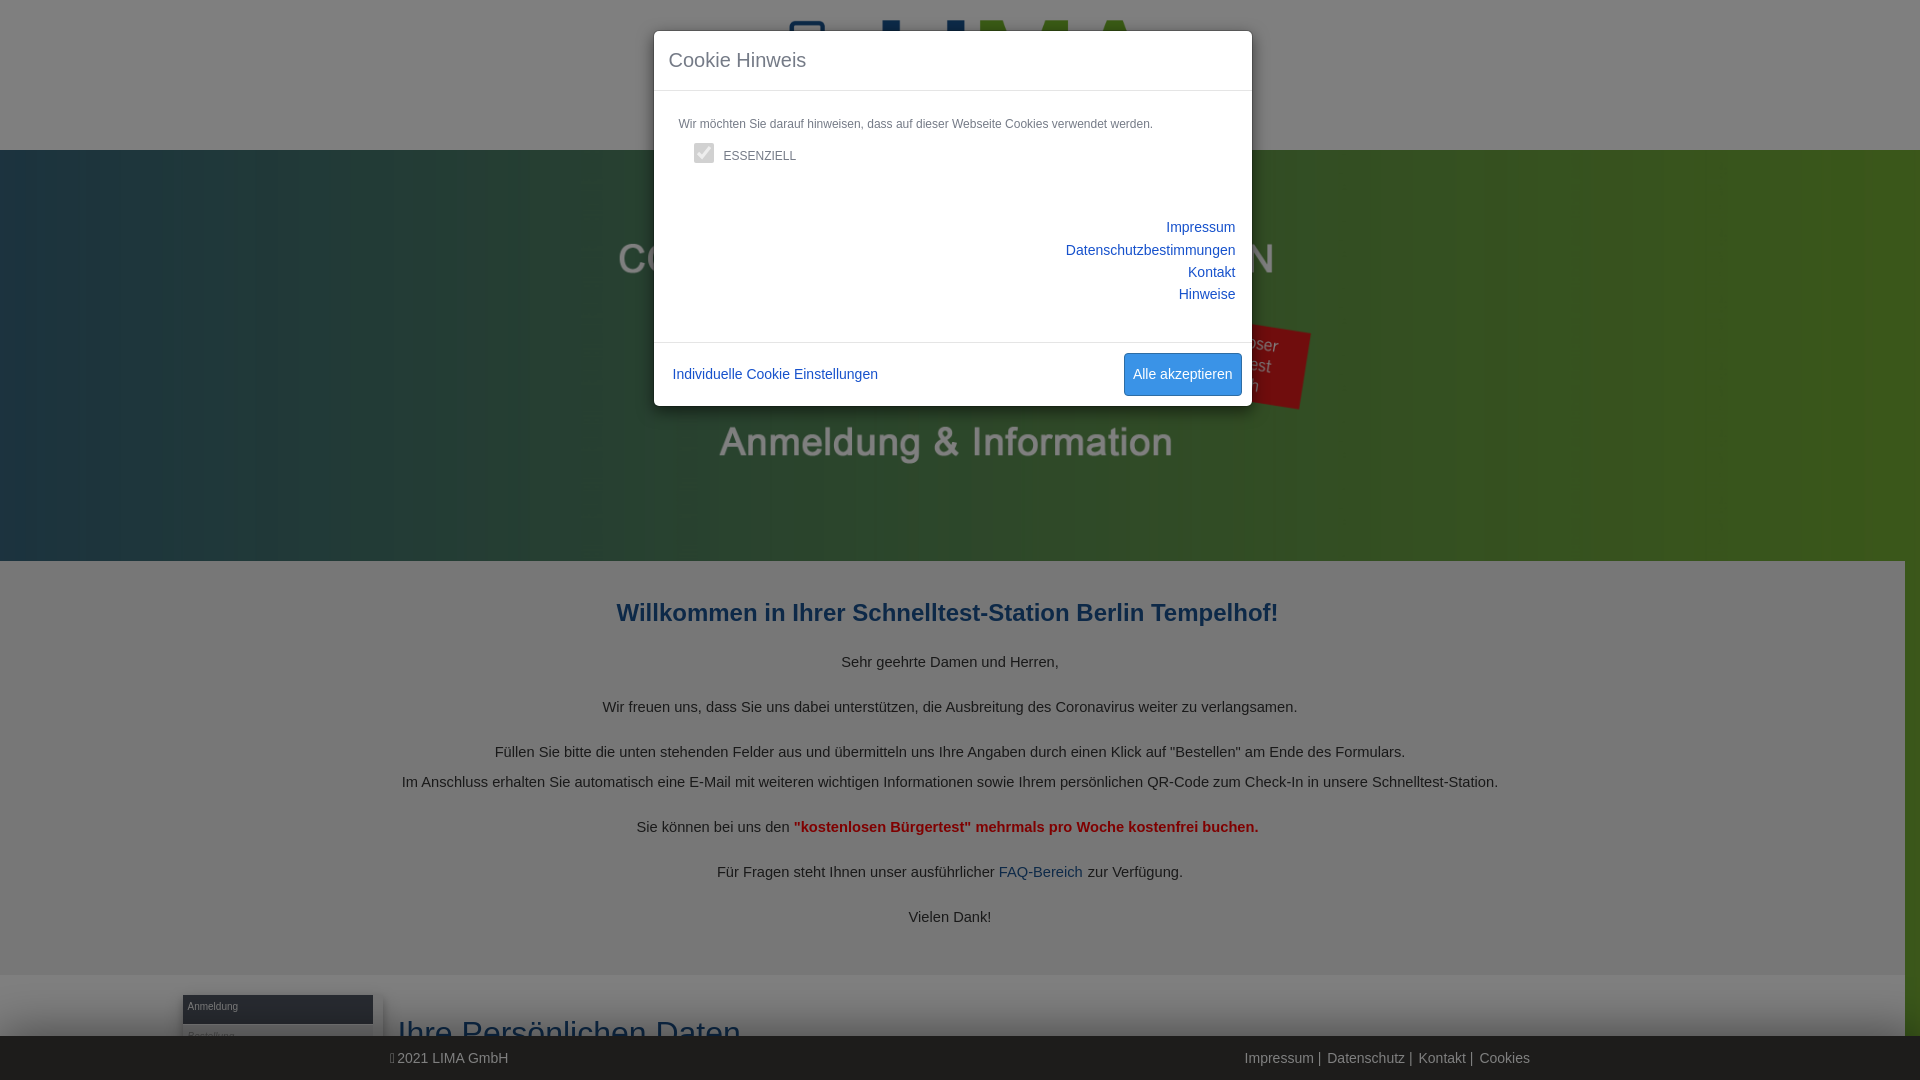 This screenshot has height=1080, width=1920. What do you see at coordinates (1151, 249) in the screenshot?
I see `'Datenschutzbestimmungen'` at bounding box center [1151, 249].